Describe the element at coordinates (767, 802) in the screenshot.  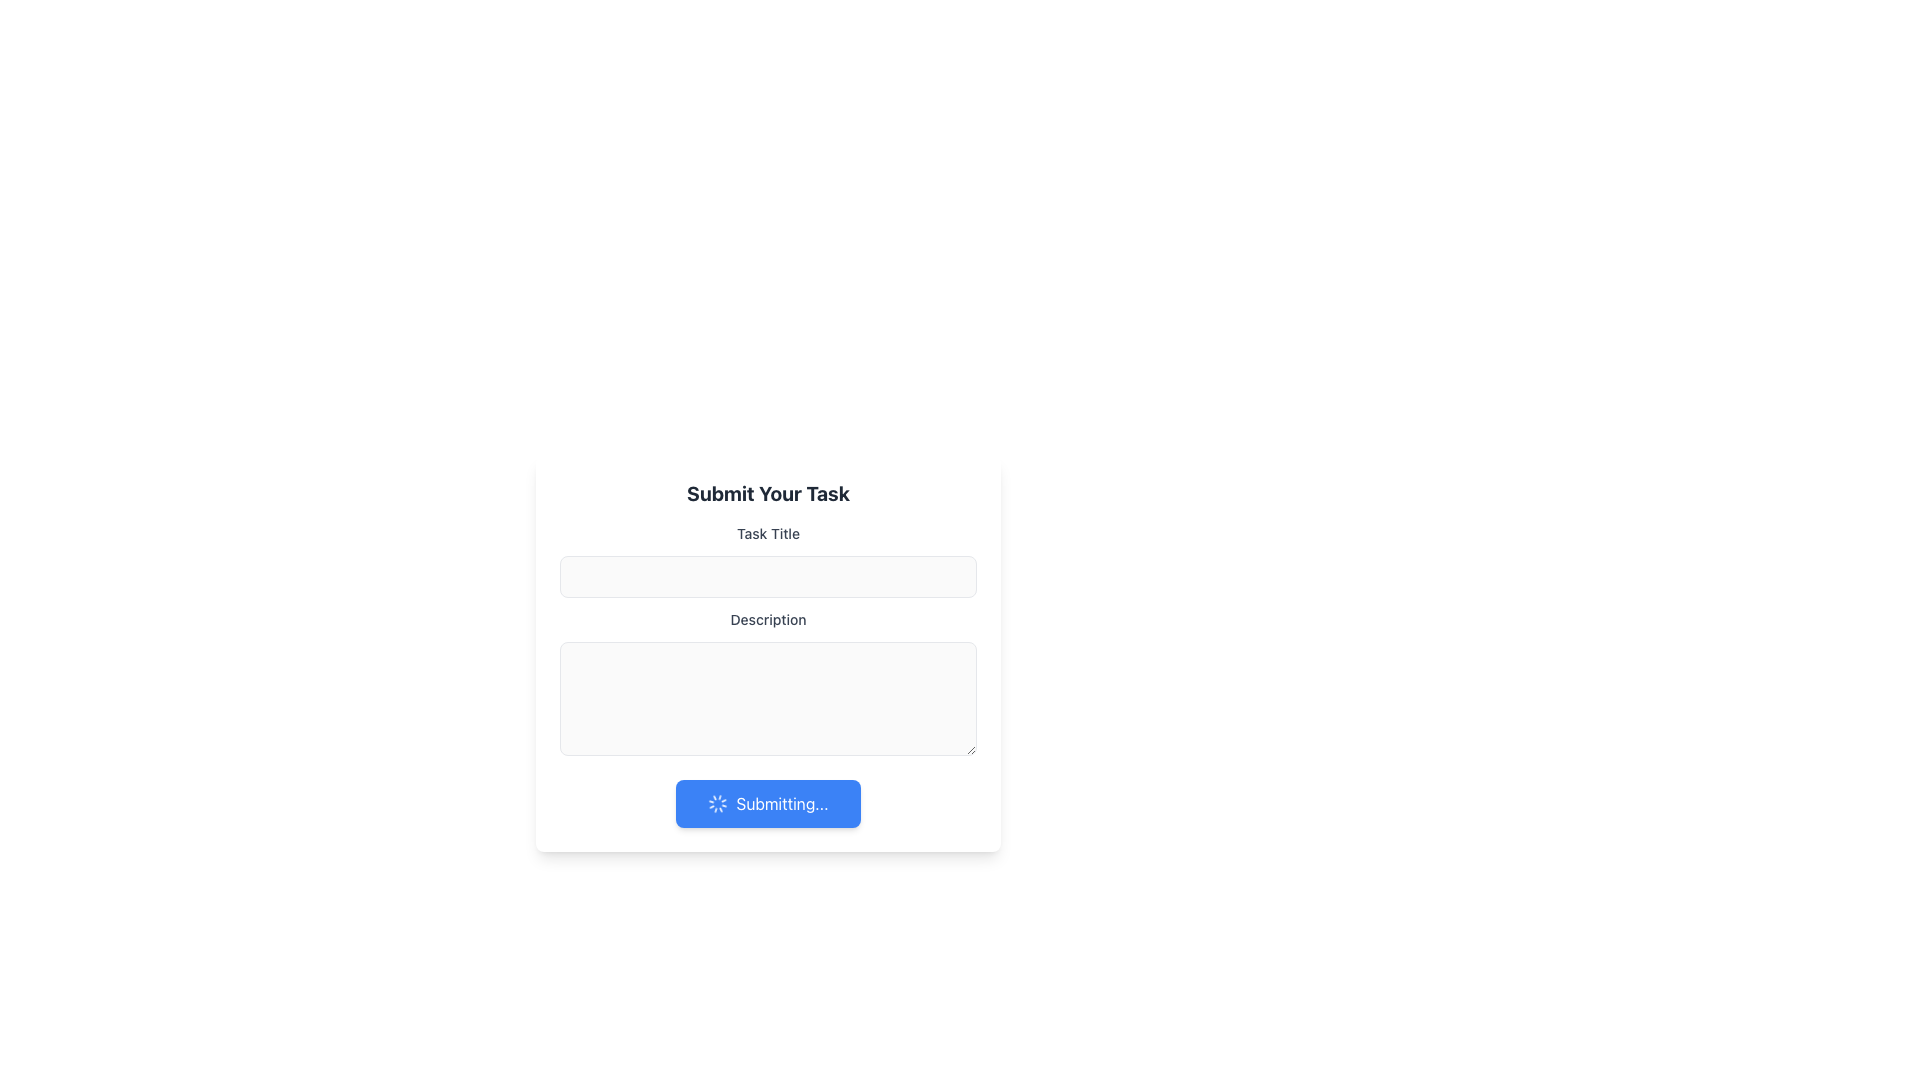
I see `the animation of the spinning icon located within the rectangular blue button labeled 'Submitting...' at the center of the button` at that location.